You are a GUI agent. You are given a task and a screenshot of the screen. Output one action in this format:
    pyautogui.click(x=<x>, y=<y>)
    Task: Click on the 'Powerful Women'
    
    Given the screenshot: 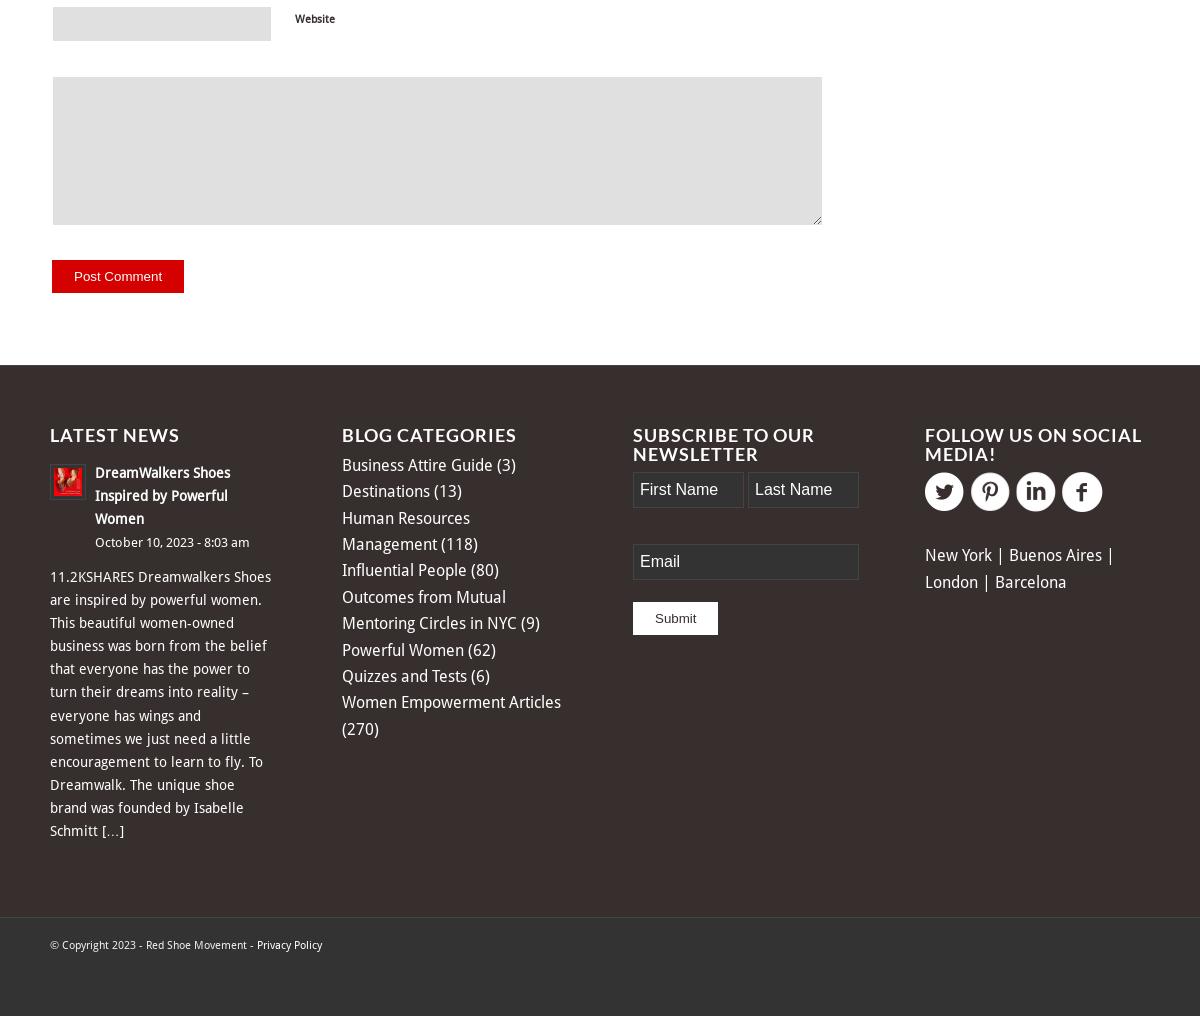 What is the action you would take?
    pyautogui.click(x=341, y=648)
    